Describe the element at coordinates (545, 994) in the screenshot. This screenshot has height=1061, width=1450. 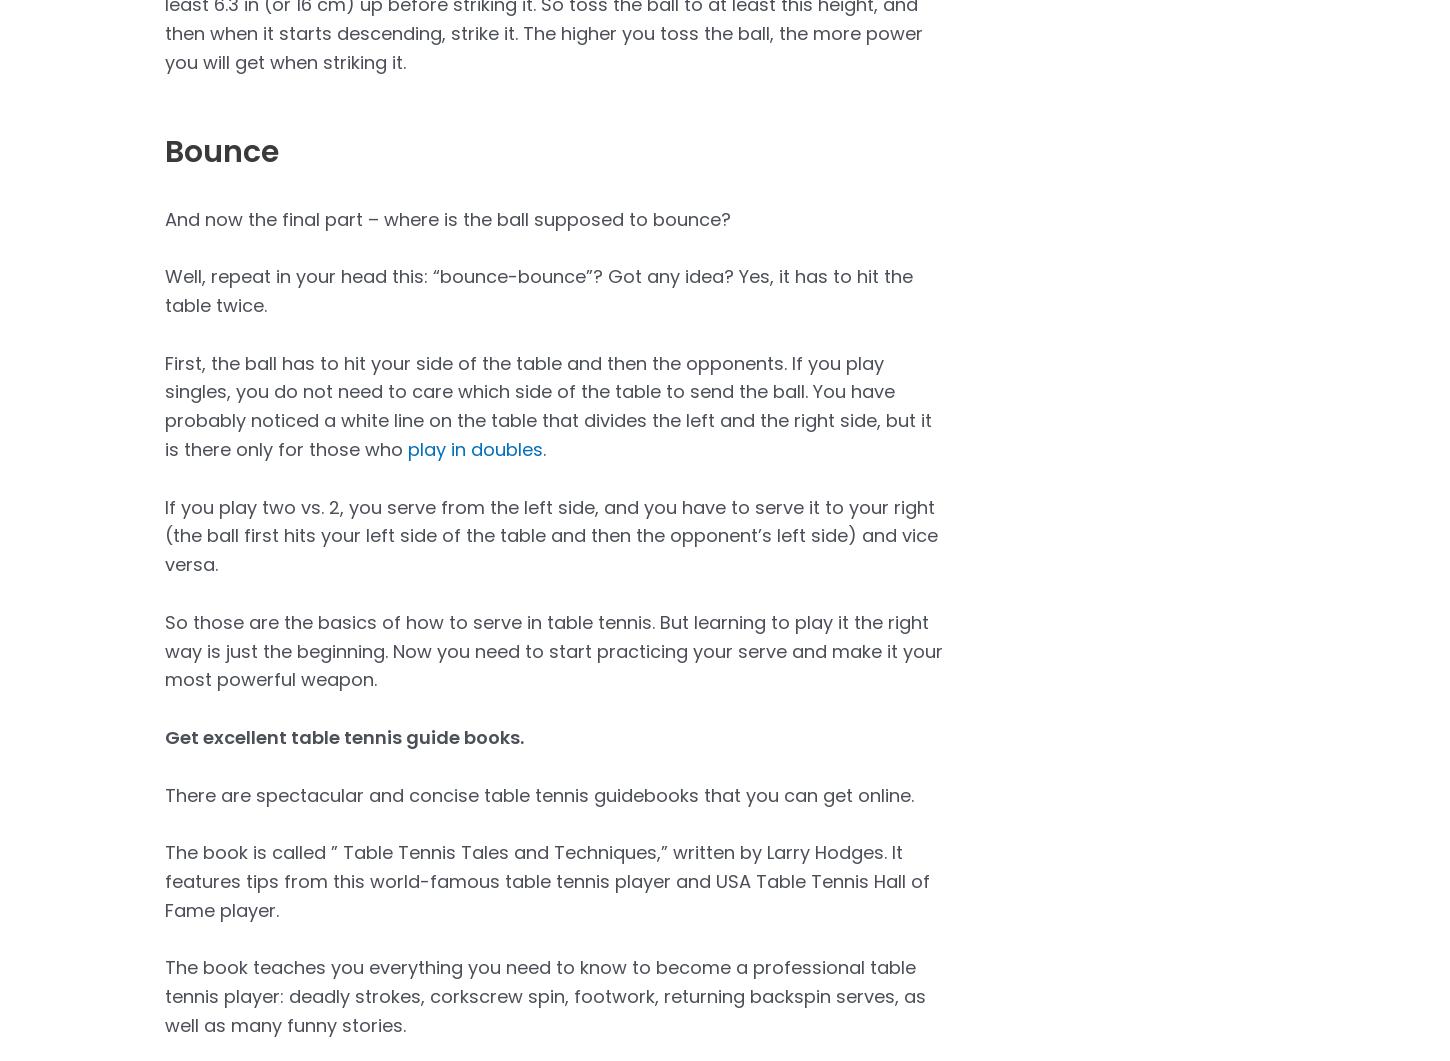
I see `'The book teaches you everything you need to know to become a professional table tennis player: deadly strokes, corkscrew spin, footwork, returning backspin serves, as well as many funny stories.'` at that location.